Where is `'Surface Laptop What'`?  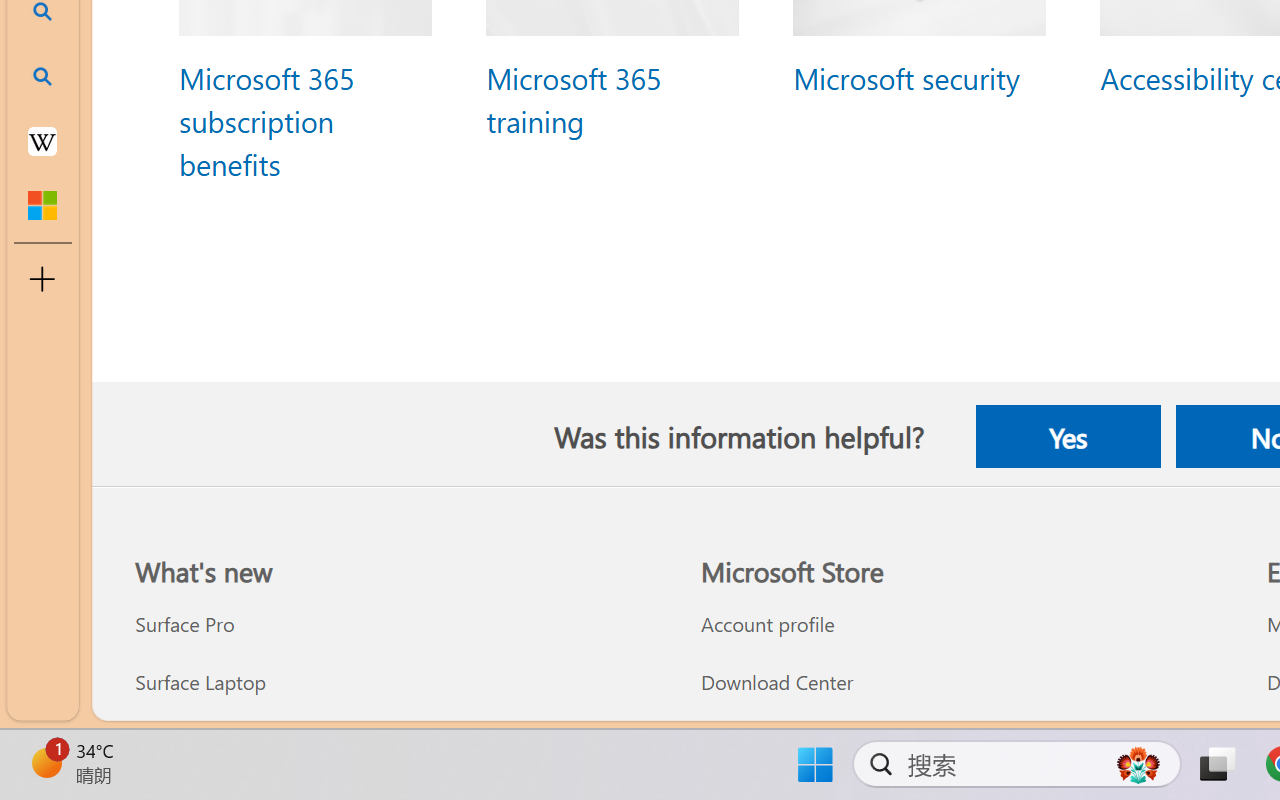
'Surface Laptop What' is located at coordinates (199, 681).